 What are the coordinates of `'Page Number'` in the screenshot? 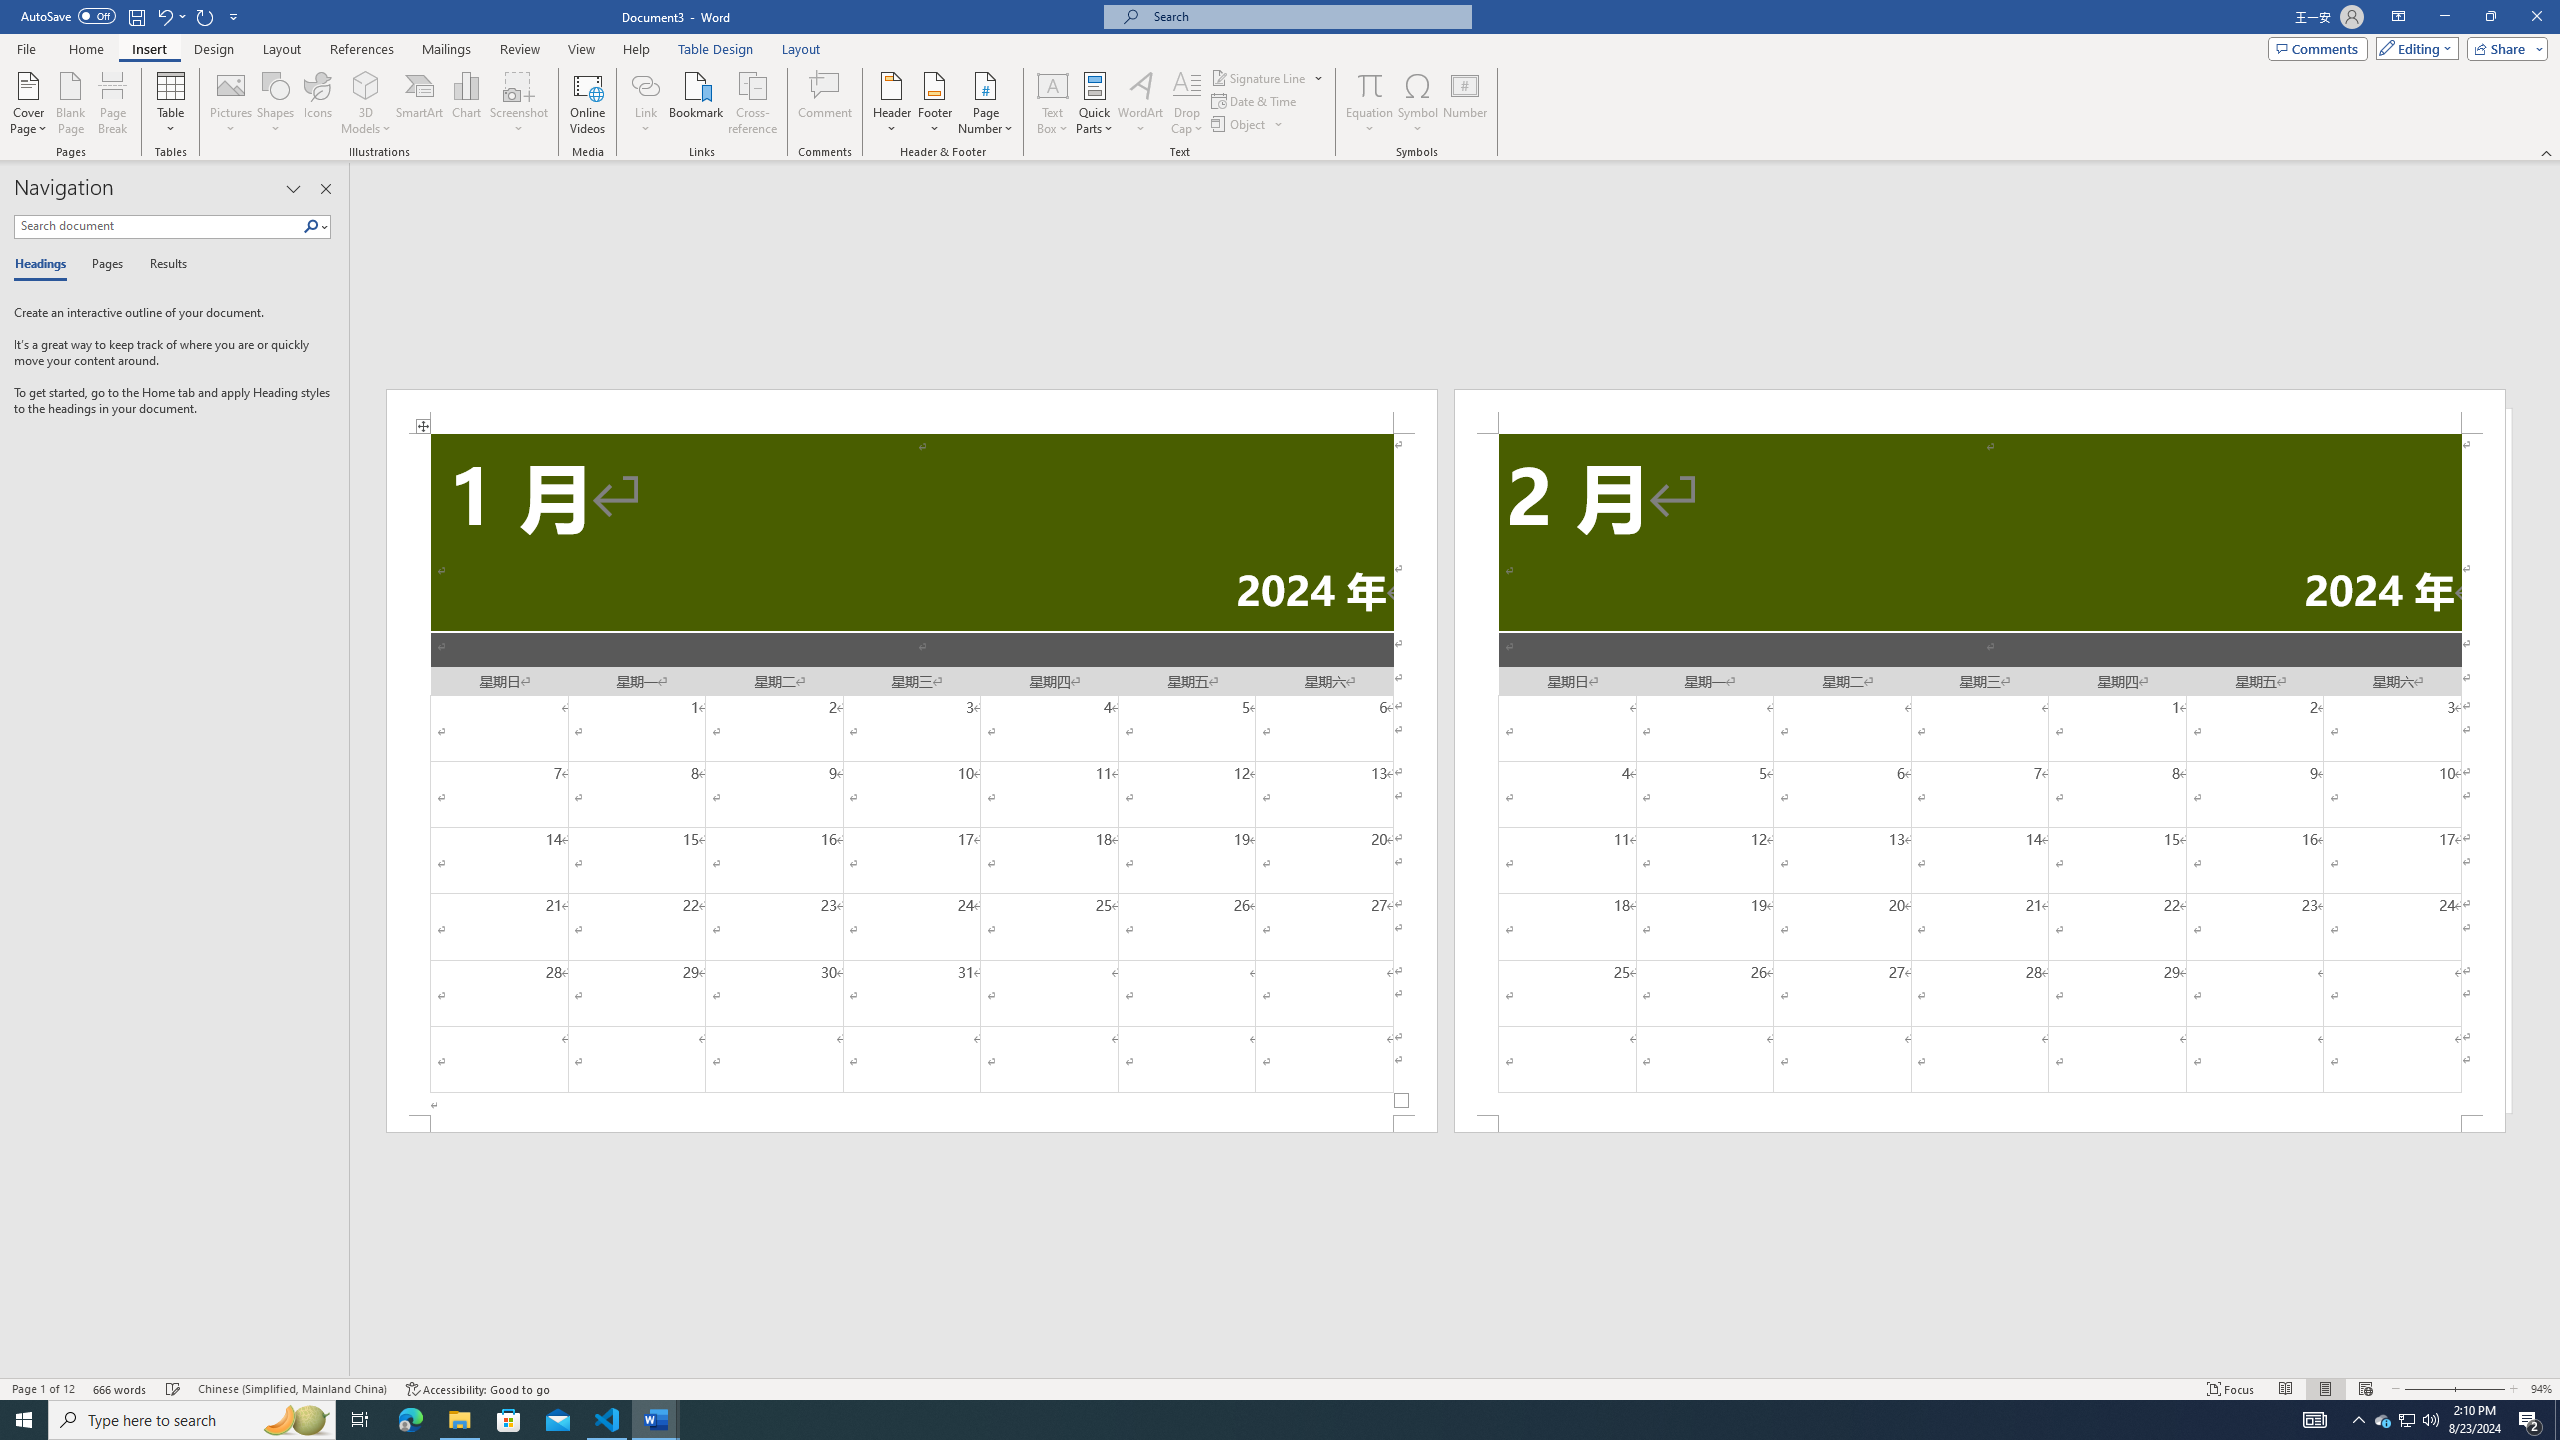 It's located at (985, 103).